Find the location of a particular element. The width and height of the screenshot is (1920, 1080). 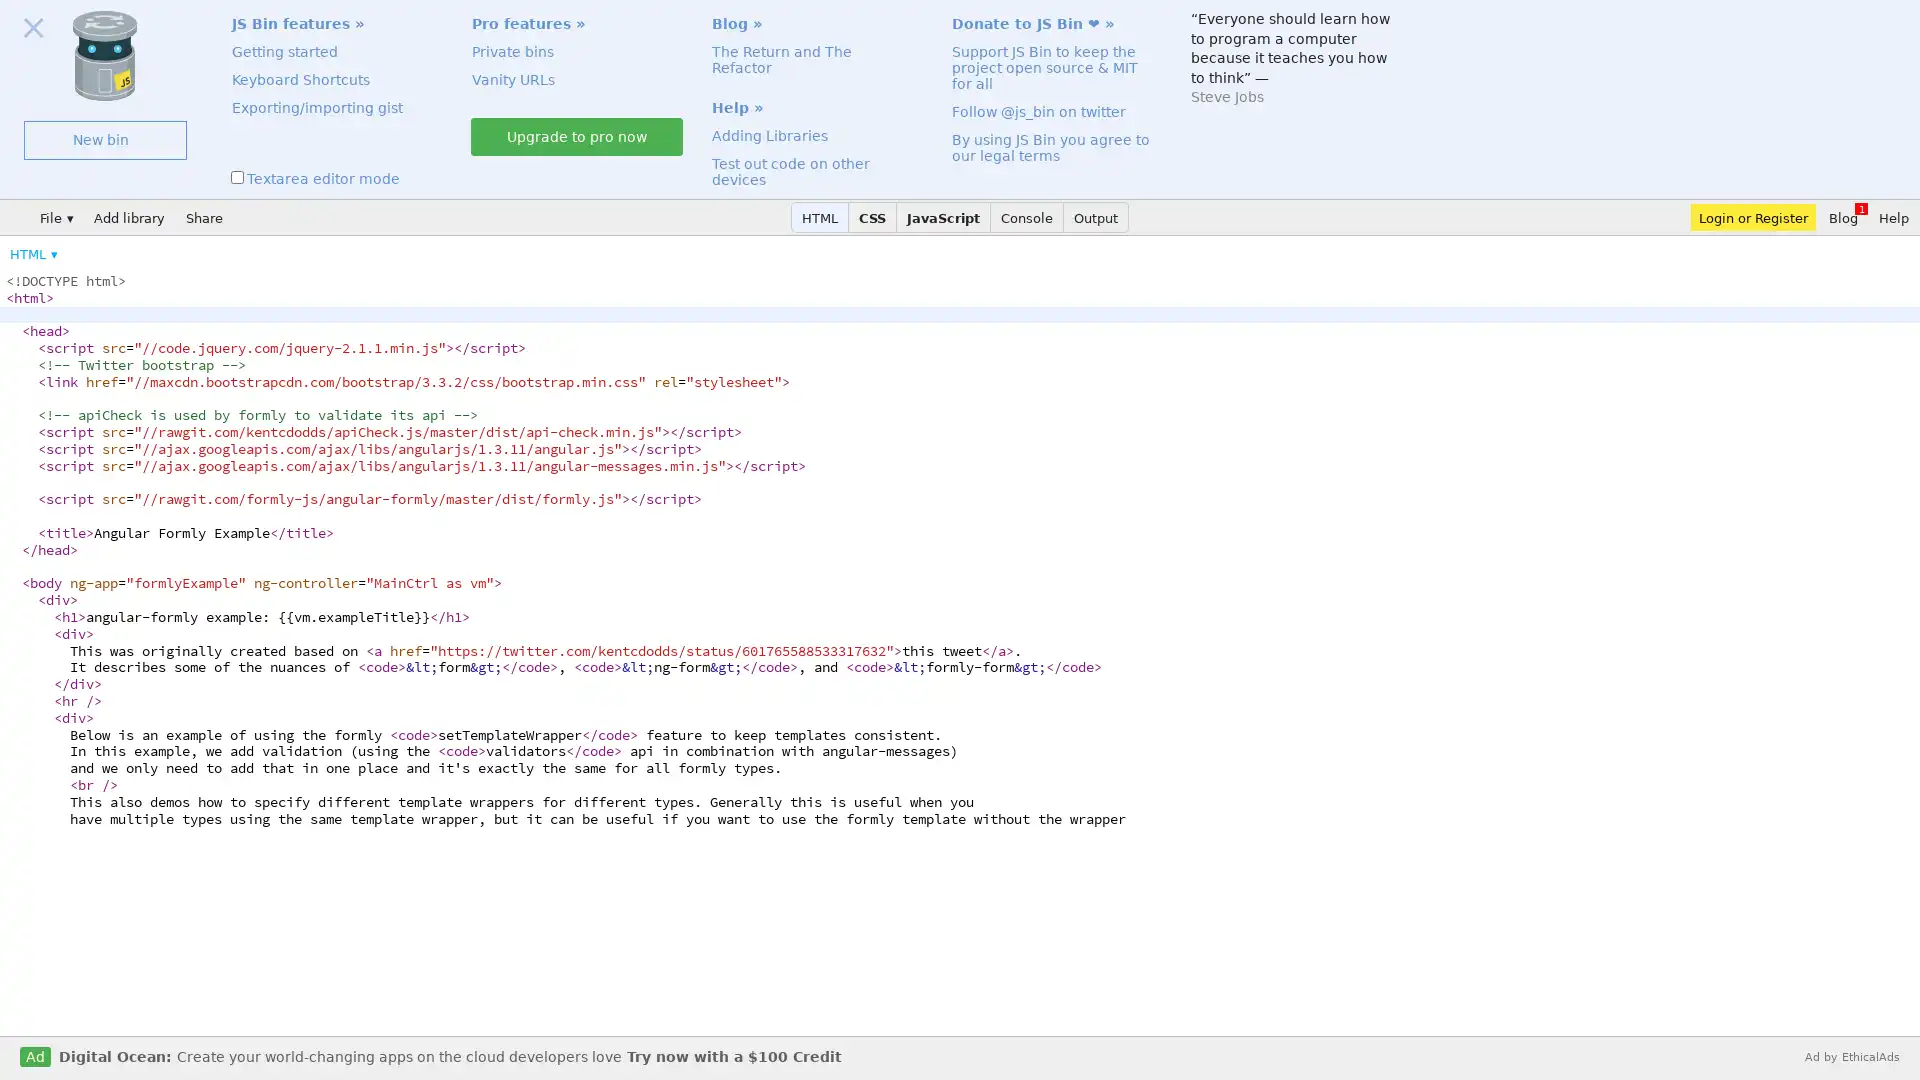

Output Panel: Inactive is located at coordinates (1095, 217).